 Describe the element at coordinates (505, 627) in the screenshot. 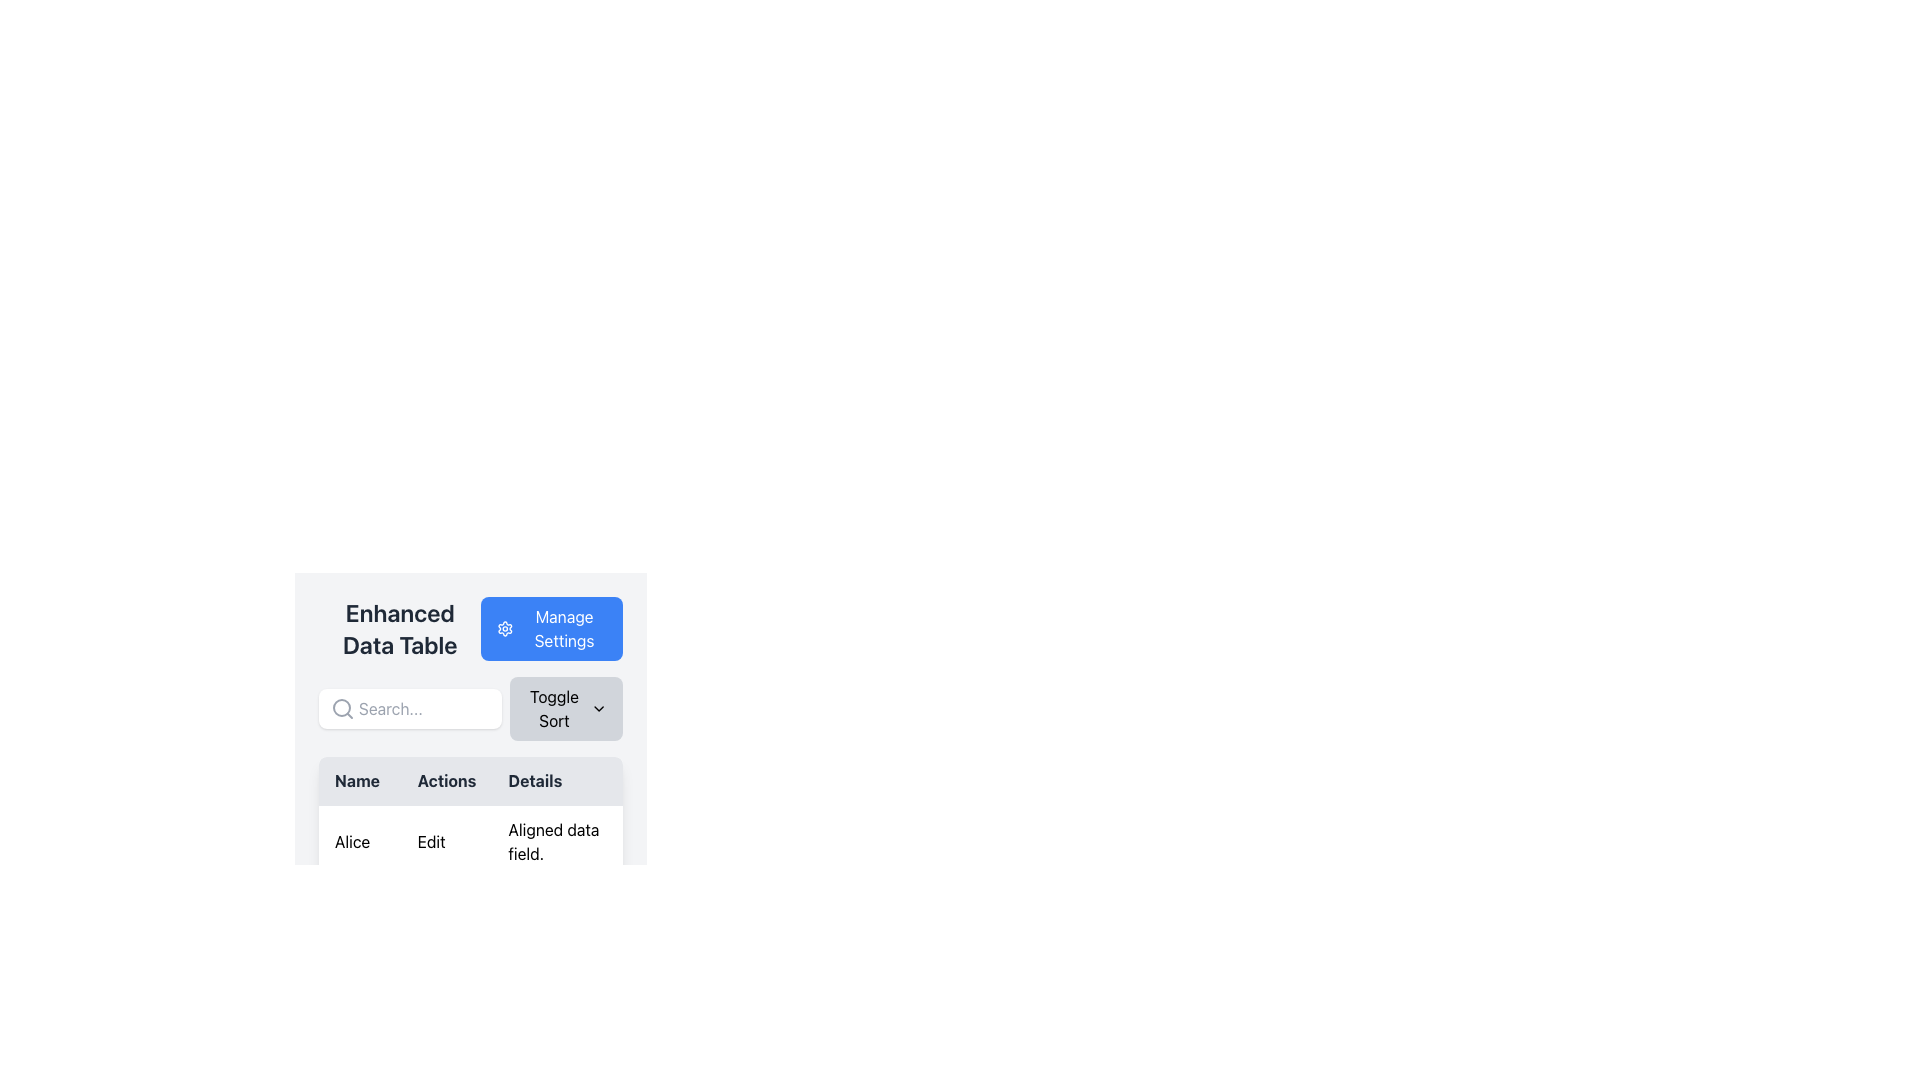

I see `the settings icon located to the left of the 'Manage Settings' text within the blue button group at the top-right corner of the 'Enhanced Data Table' UI card` at that location.